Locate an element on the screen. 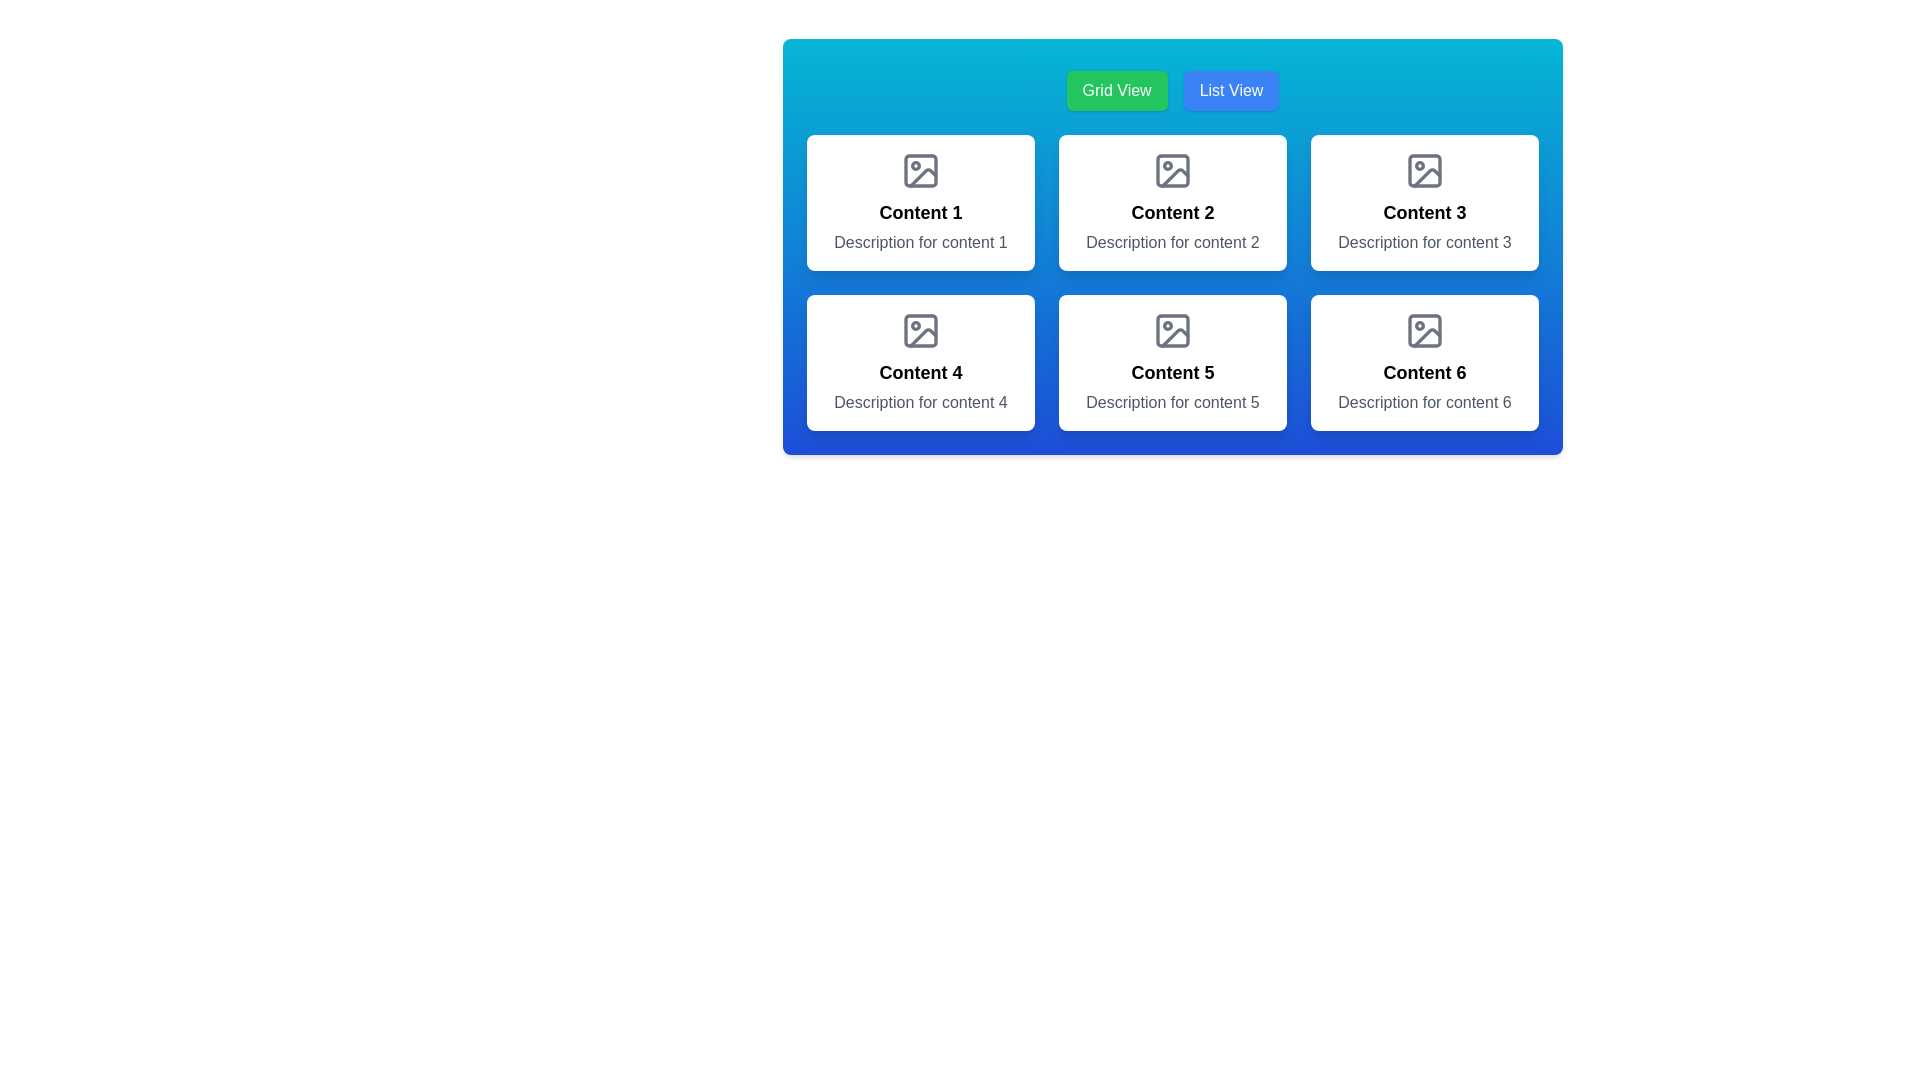 Image resolution: width=1920 pixels, height=1080 pixels. the graphical SVG rectangle that represents a part of the image icon in the first card of the grid layout, located above the title 'Content 1' and the description 'Description for content 1' is located at coordinates (920, 169).